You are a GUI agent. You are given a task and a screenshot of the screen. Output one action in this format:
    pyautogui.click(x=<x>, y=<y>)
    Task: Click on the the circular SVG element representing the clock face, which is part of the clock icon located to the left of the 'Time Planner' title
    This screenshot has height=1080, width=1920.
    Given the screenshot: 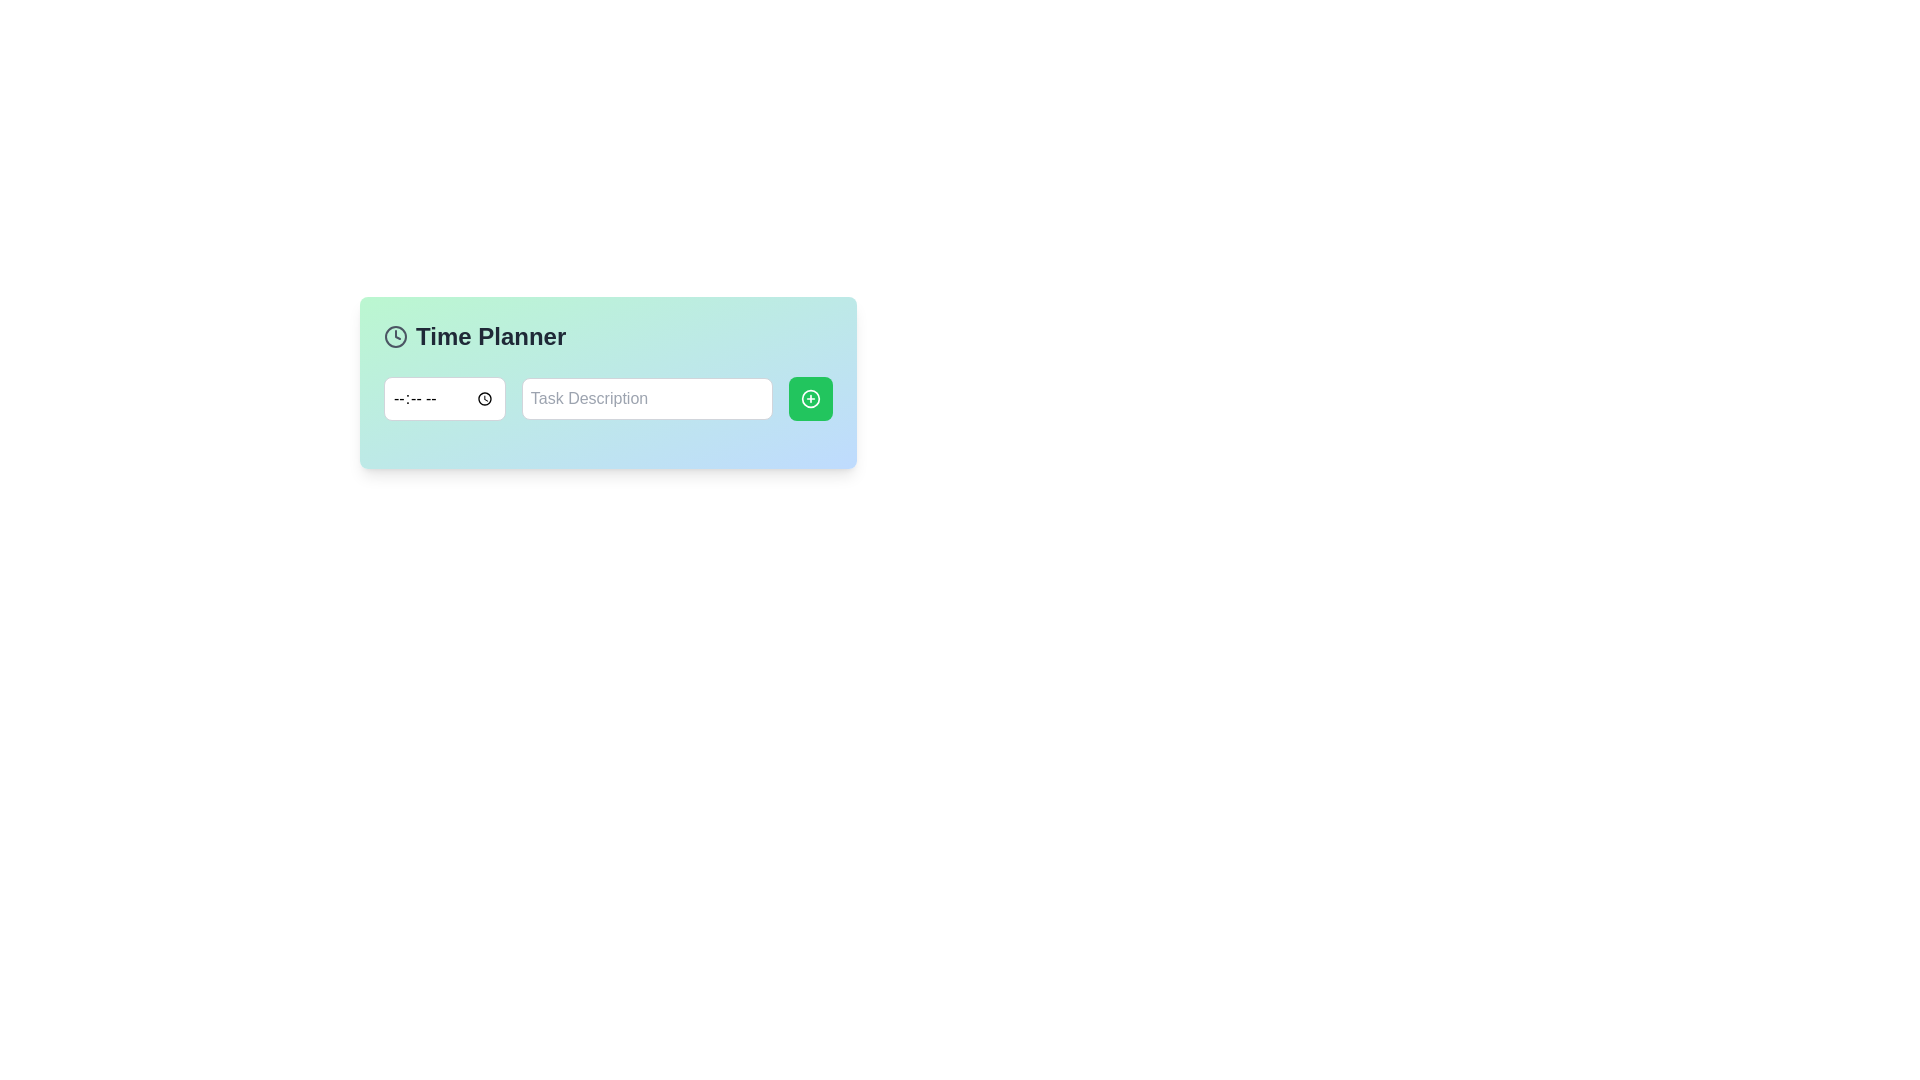 What is the action you would take?
    pyautogui.click(x=395, y=335)
    